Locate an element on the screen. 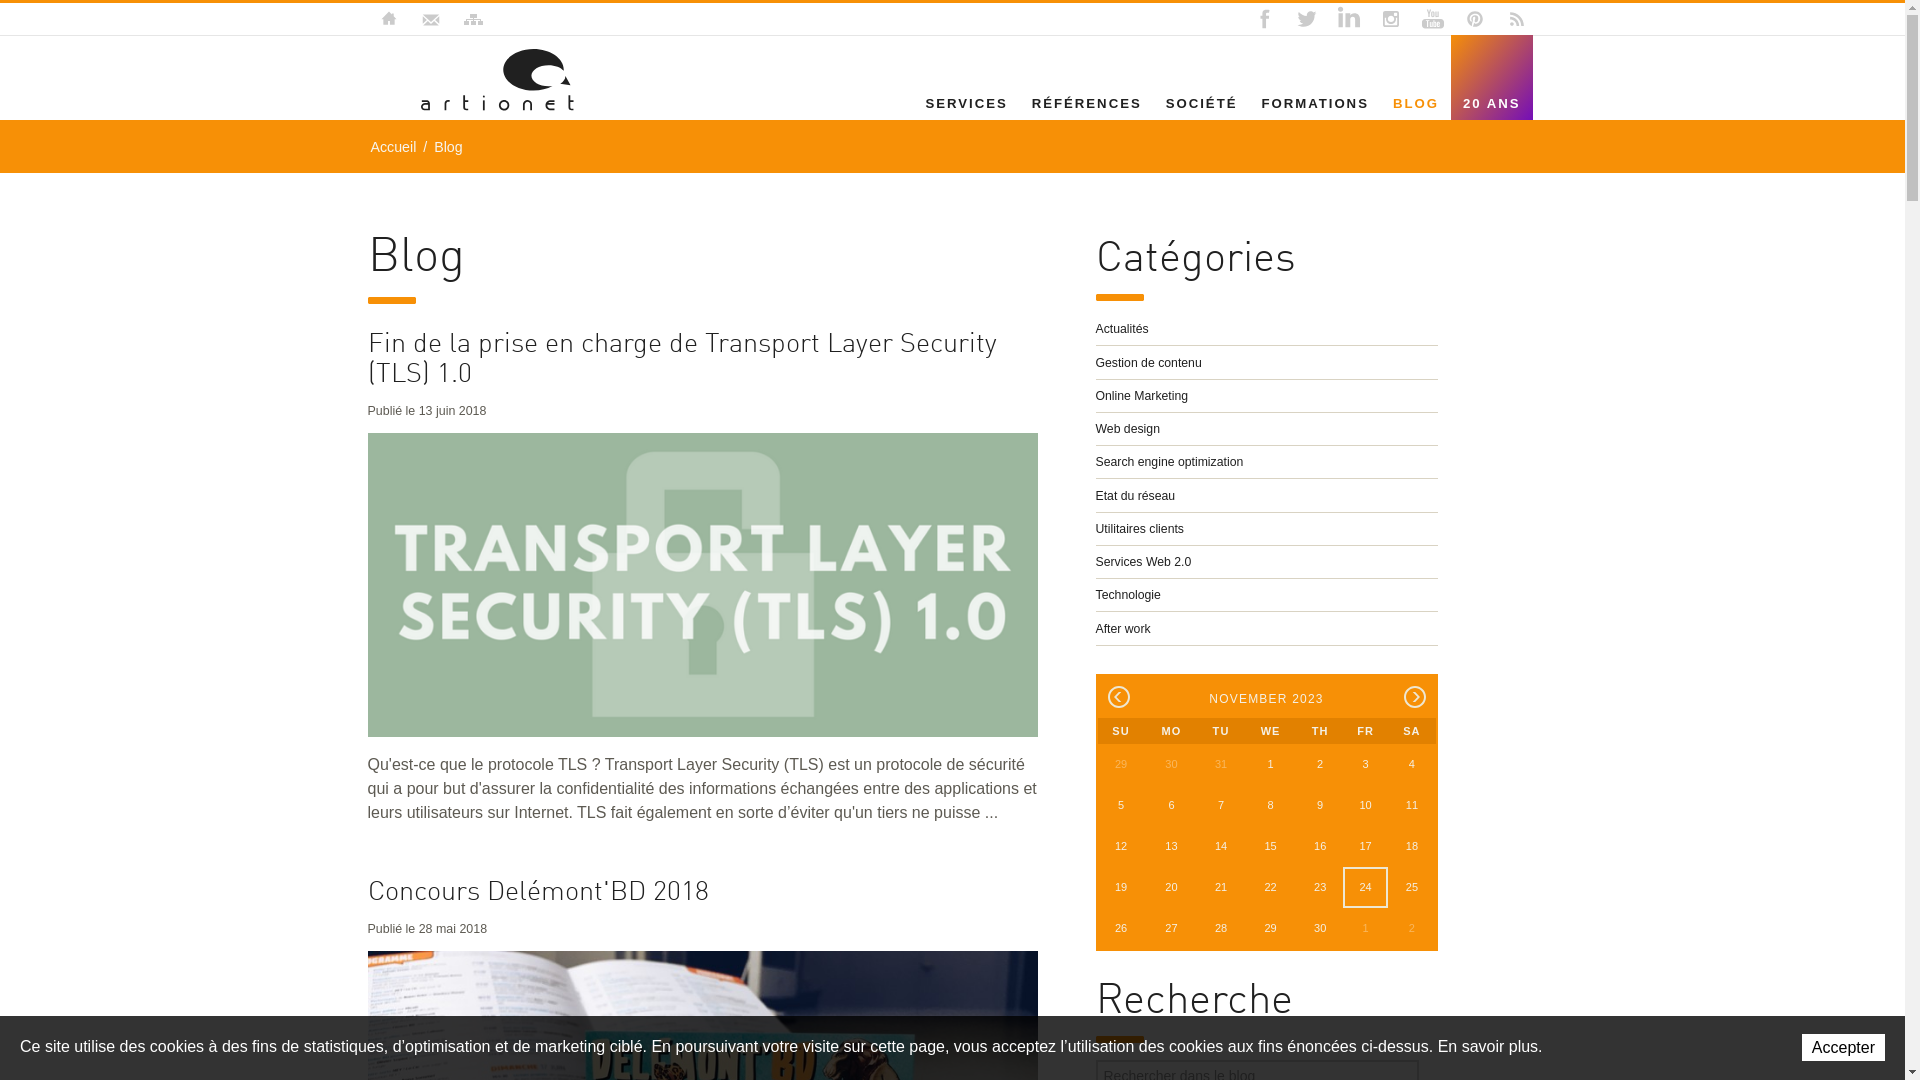 The width and height of the screenshot is (1920, 1080). 'Twitter' is located at coordinates (1305, 19).